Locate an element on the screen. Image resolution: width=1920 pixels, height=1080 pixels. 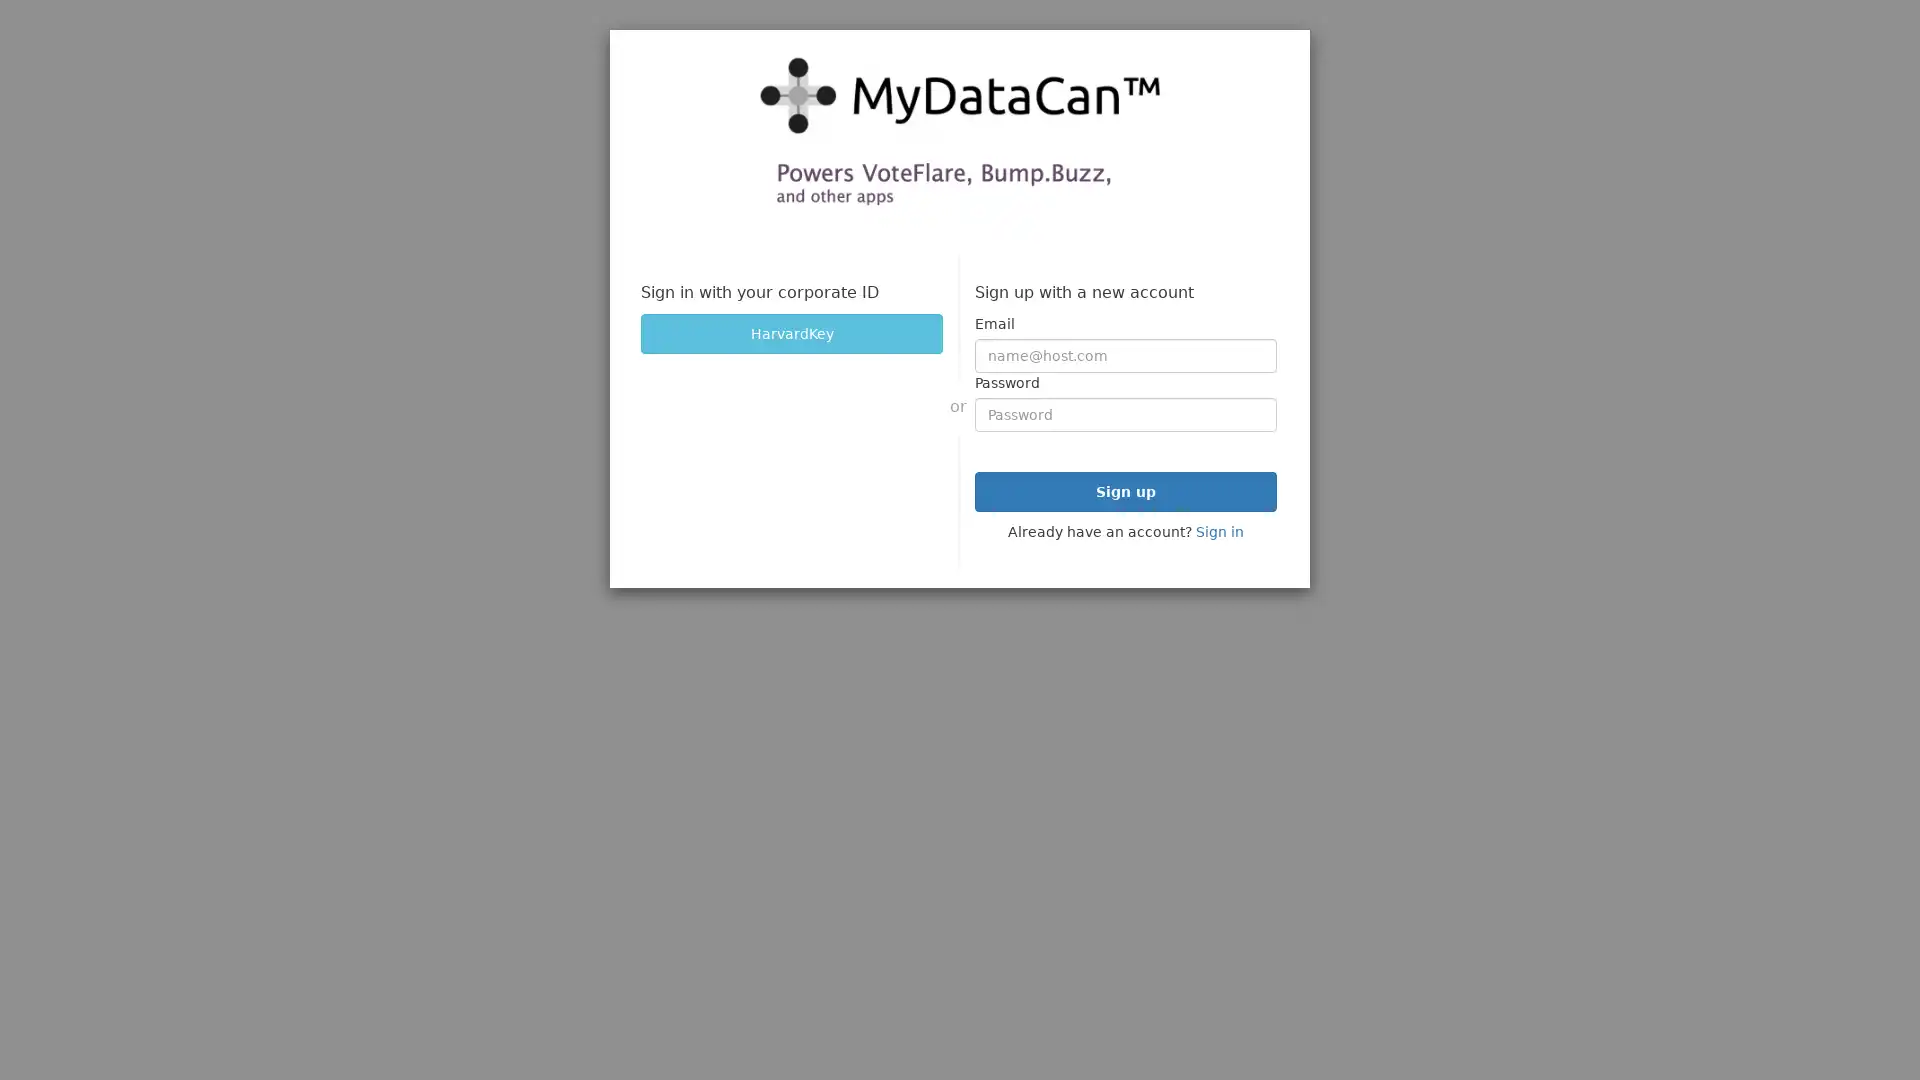
HarvardKey is located at coordinates (791, 333).